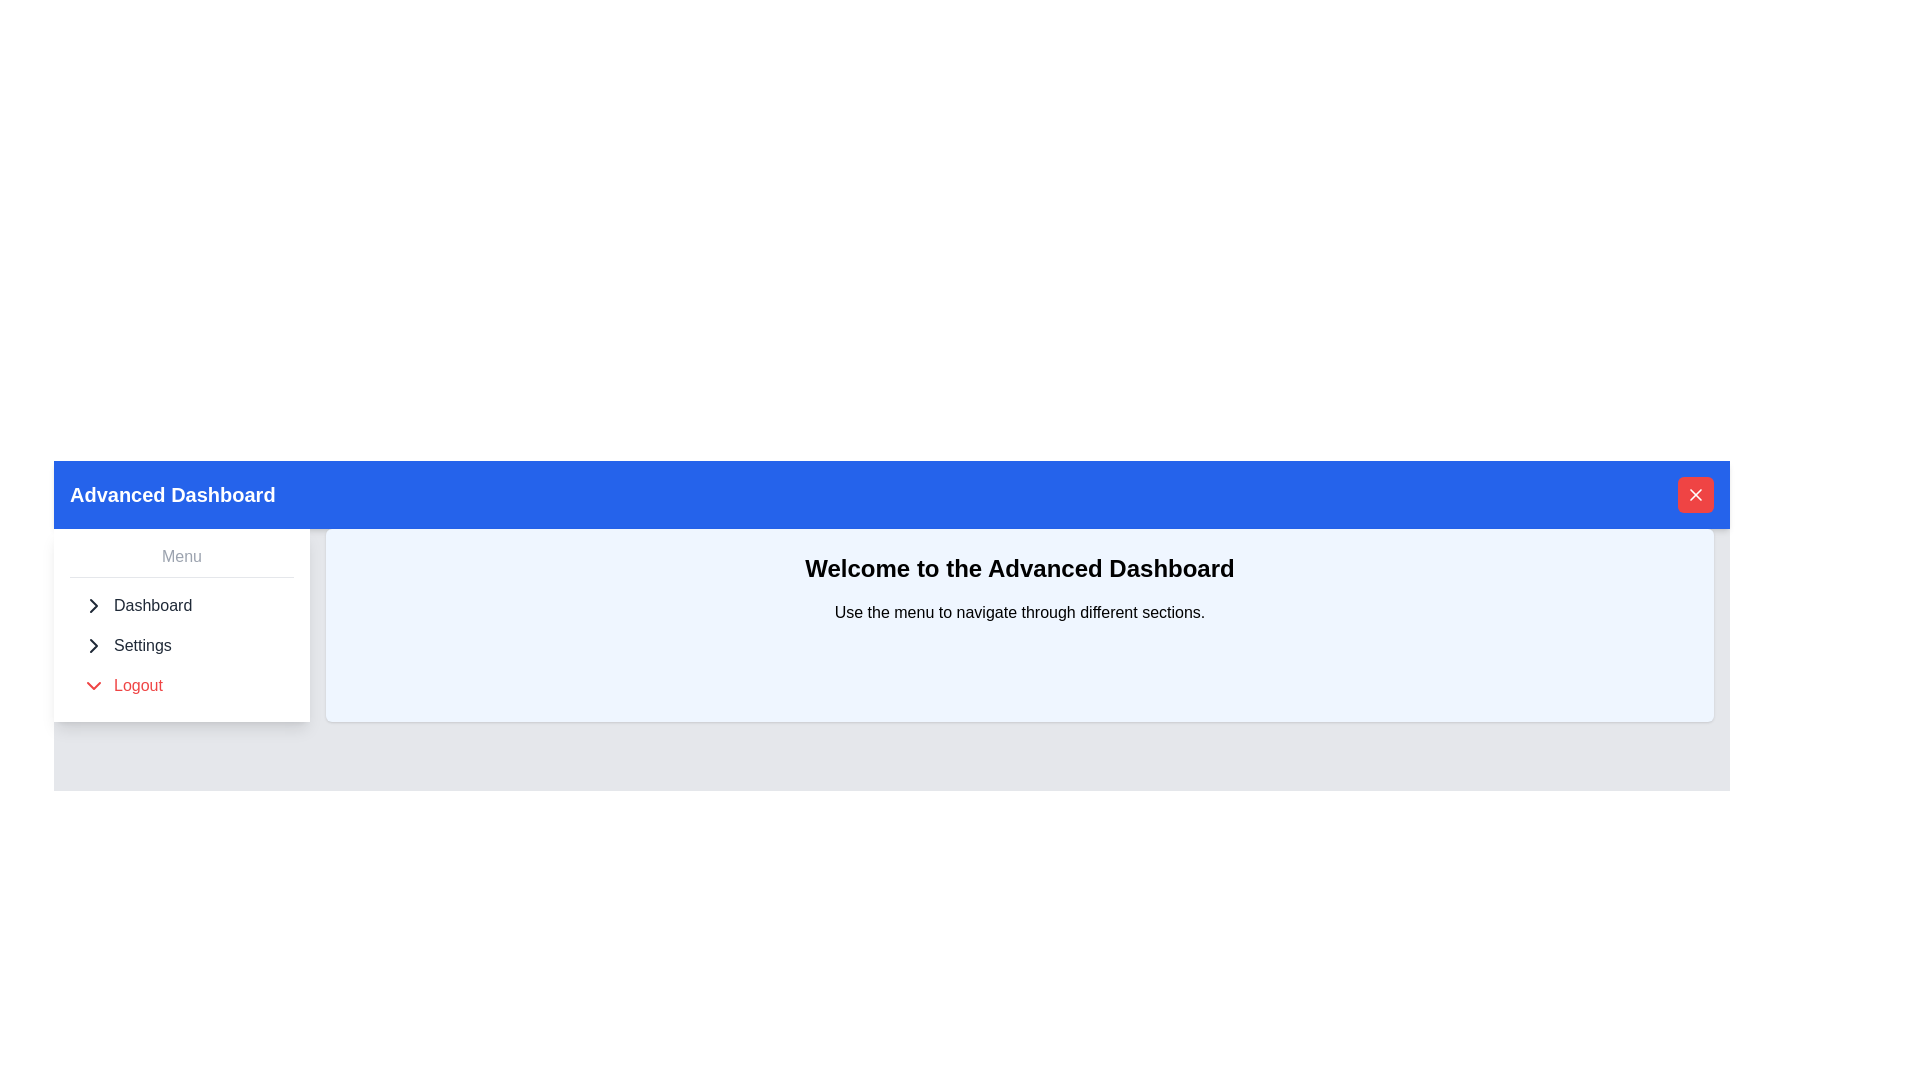 The image size is (1920, 1080). Describe the element at coordinates (1694, 494) in the screenshot. I see `close icon located in the top-right corner of the blue header bar, which is inside a small red square, by hovering over it` at that location.